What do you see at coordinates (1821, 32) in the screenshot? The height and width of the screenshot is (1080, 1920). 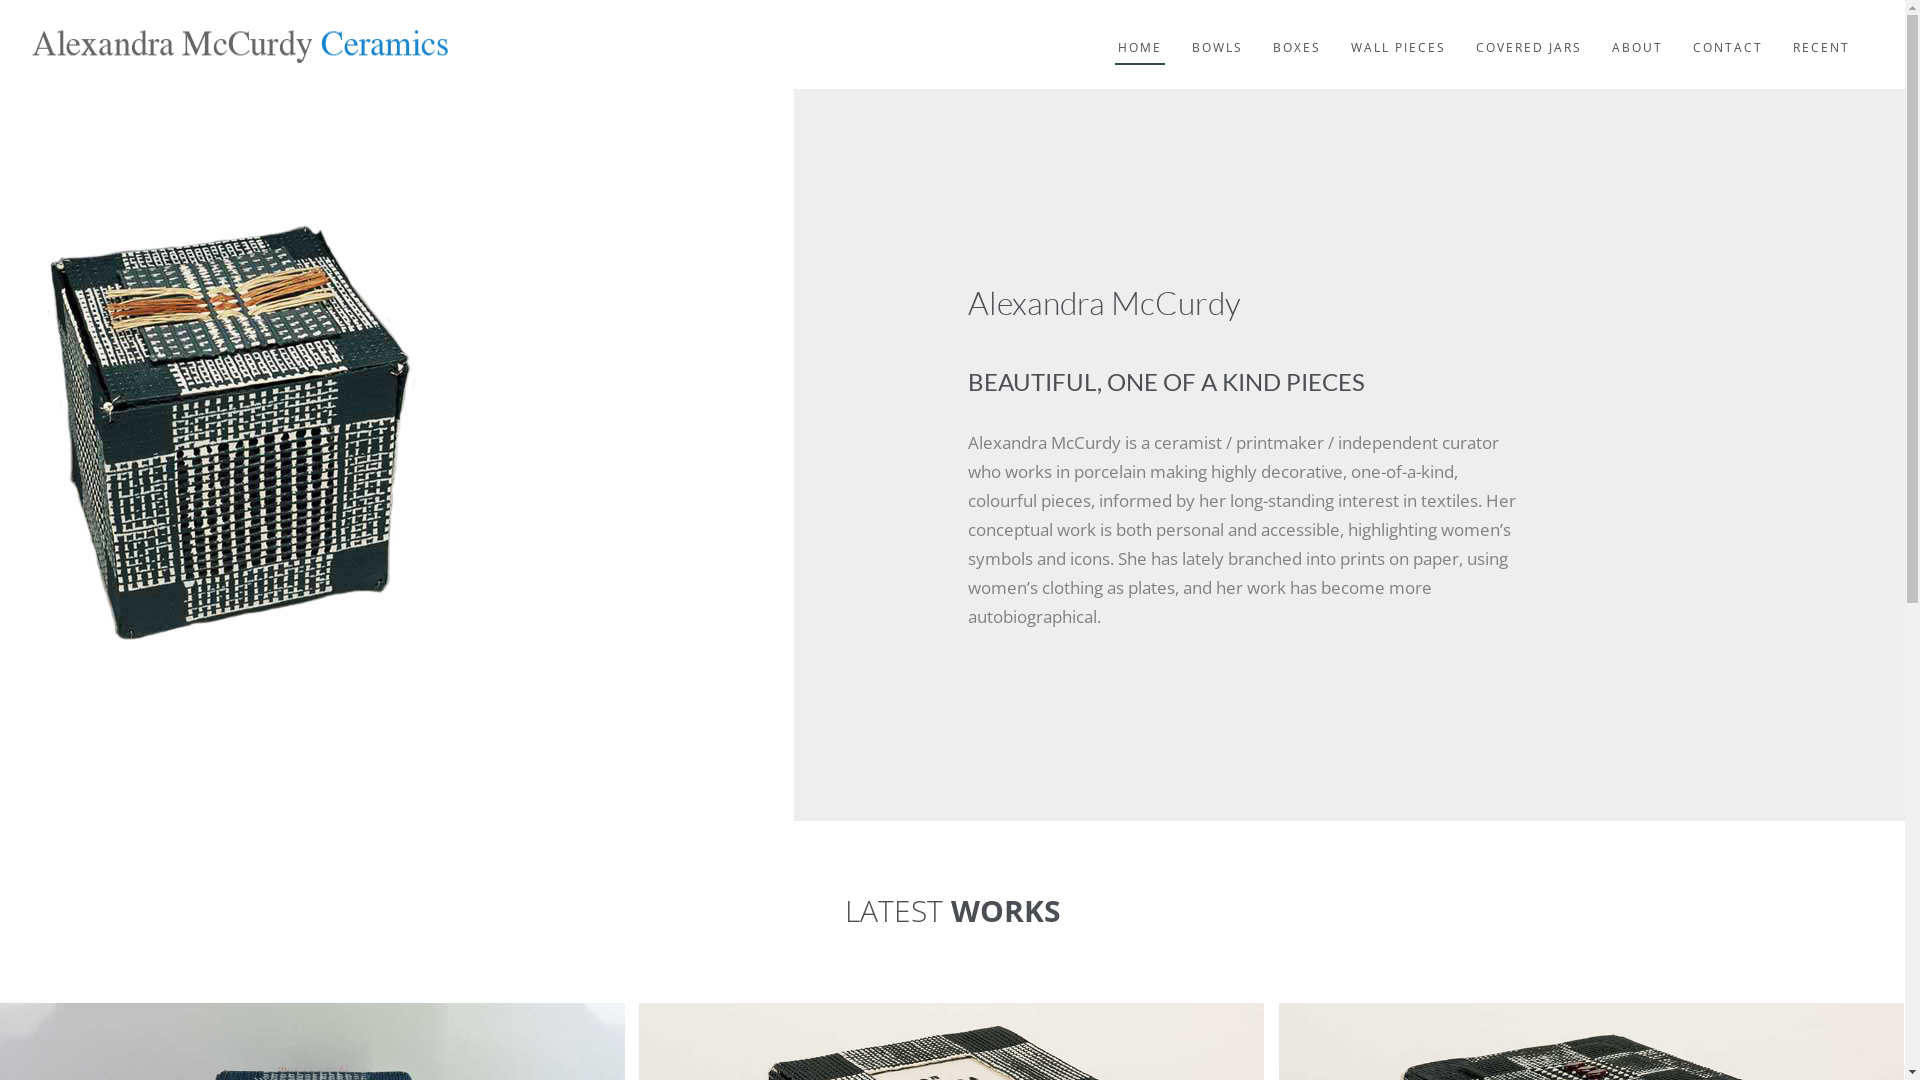 I see `'RECENT'` at bounding box center [1821, 32].